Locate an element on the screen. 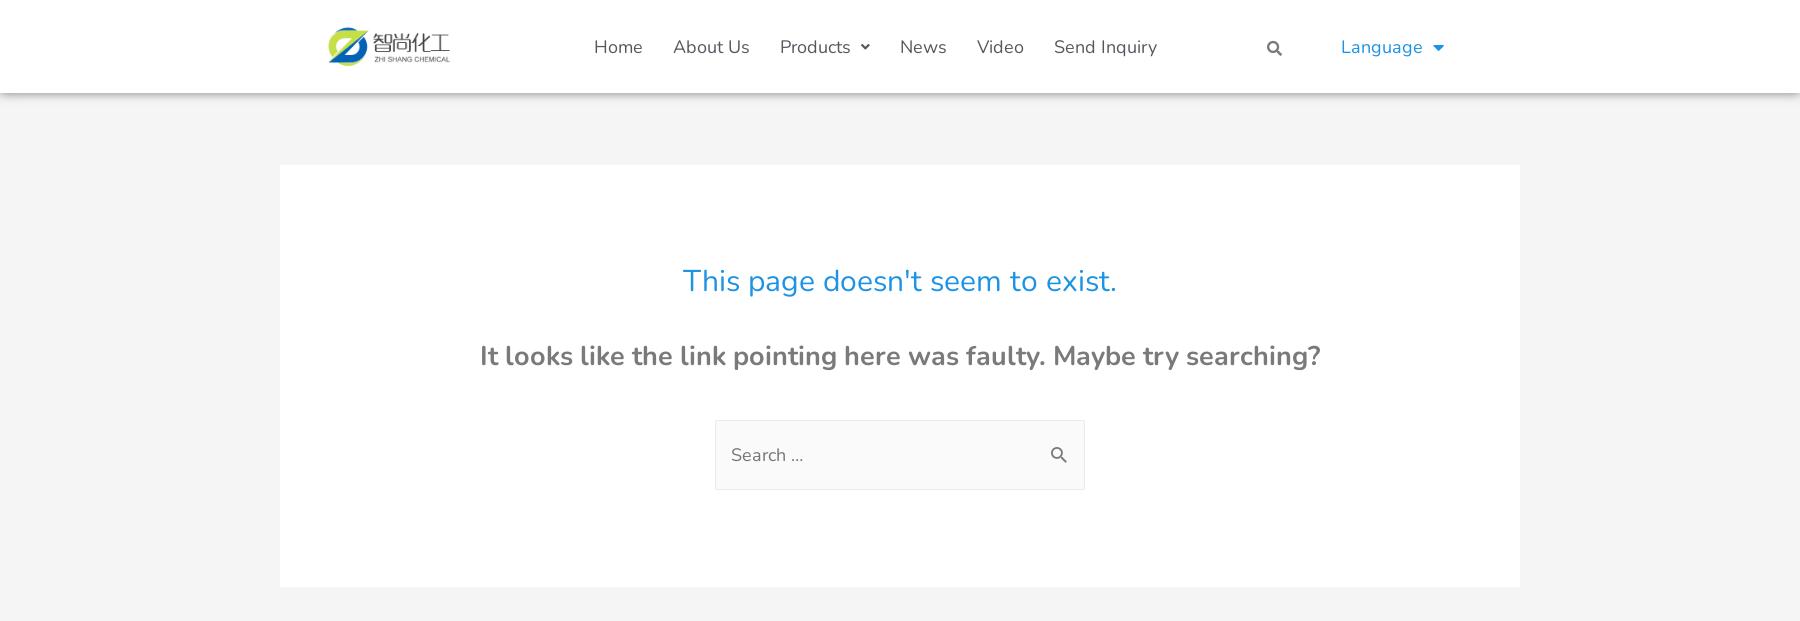 Image resolution: width=1800 pixels, height=621 pixels. 'This page doesn't seem to exist.' is located at coordinates (681, 280).